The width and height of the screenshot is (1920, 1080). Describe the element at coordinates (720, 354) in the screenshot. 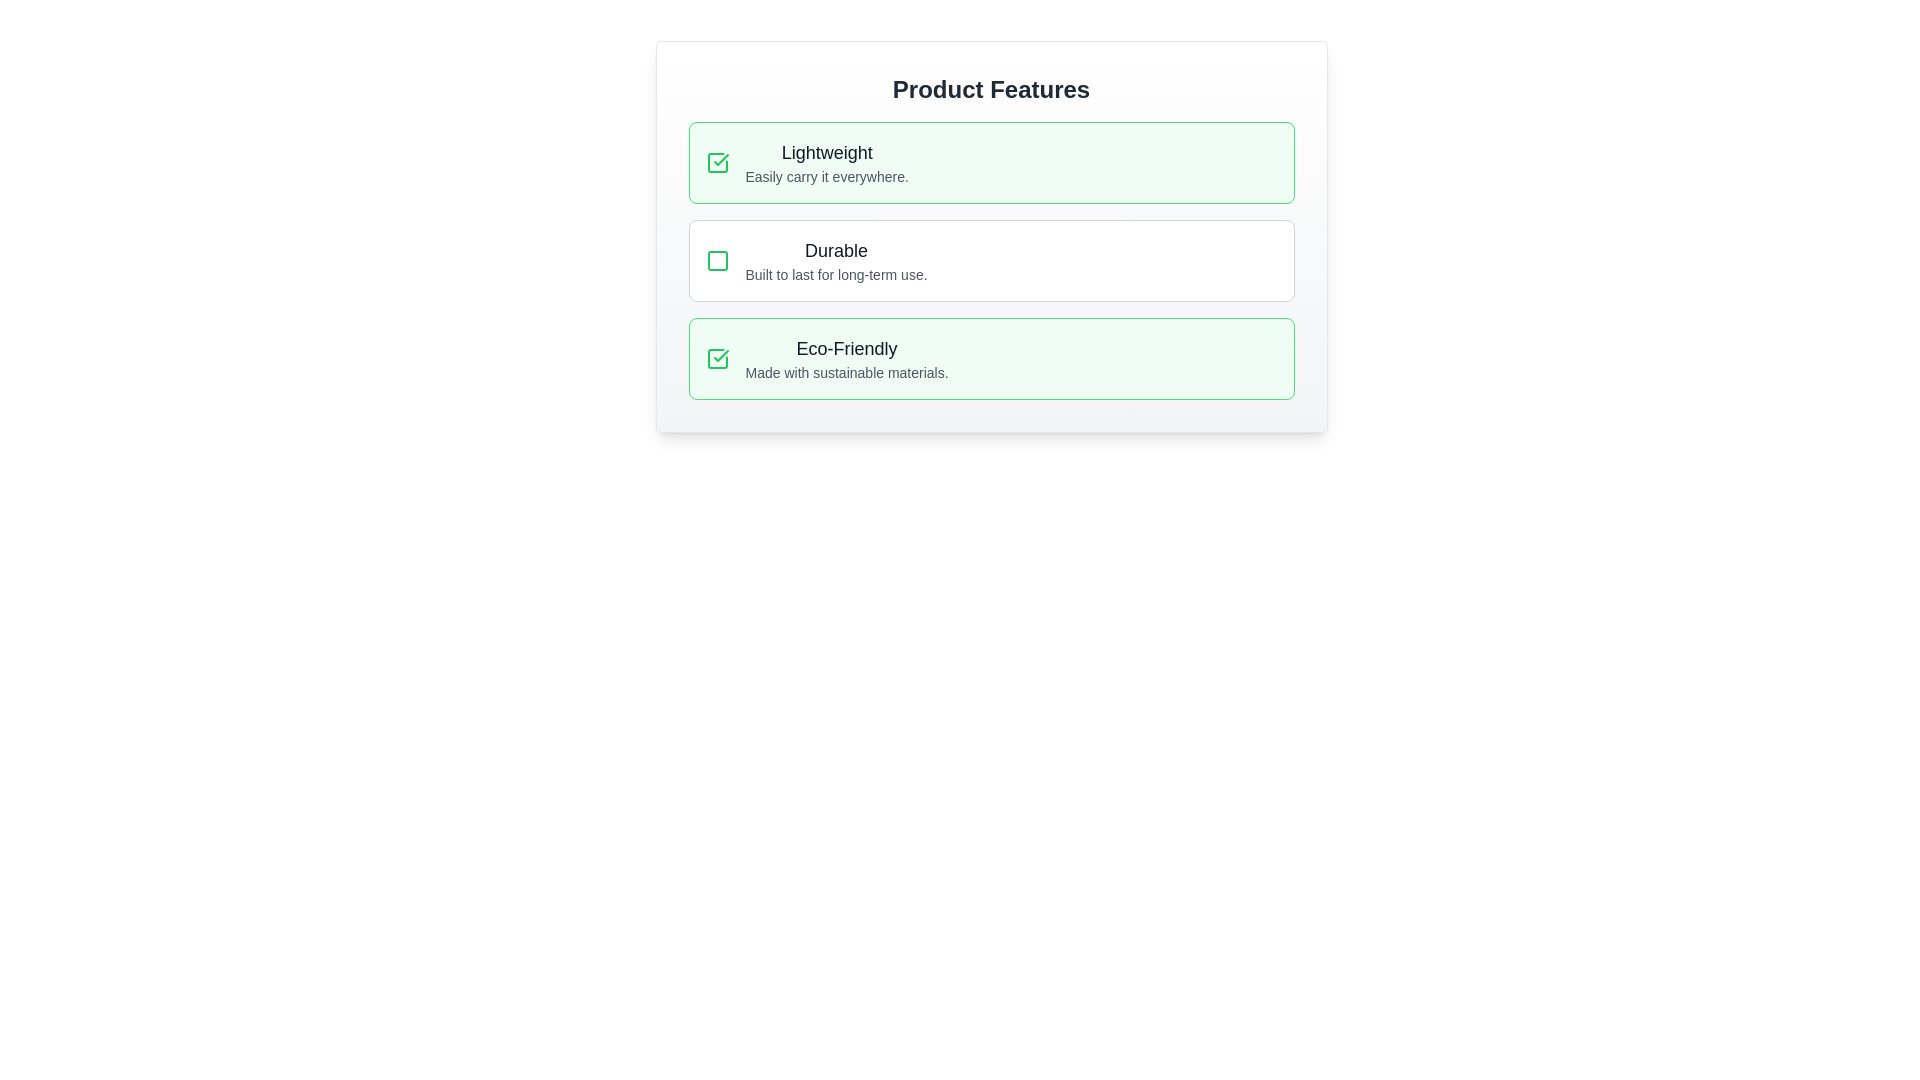

I see `the checkmark icon indicating the selection of the 'Lightweight' feature, located within the green-outlined box in the first row of the 'Product Features' list` at that location.